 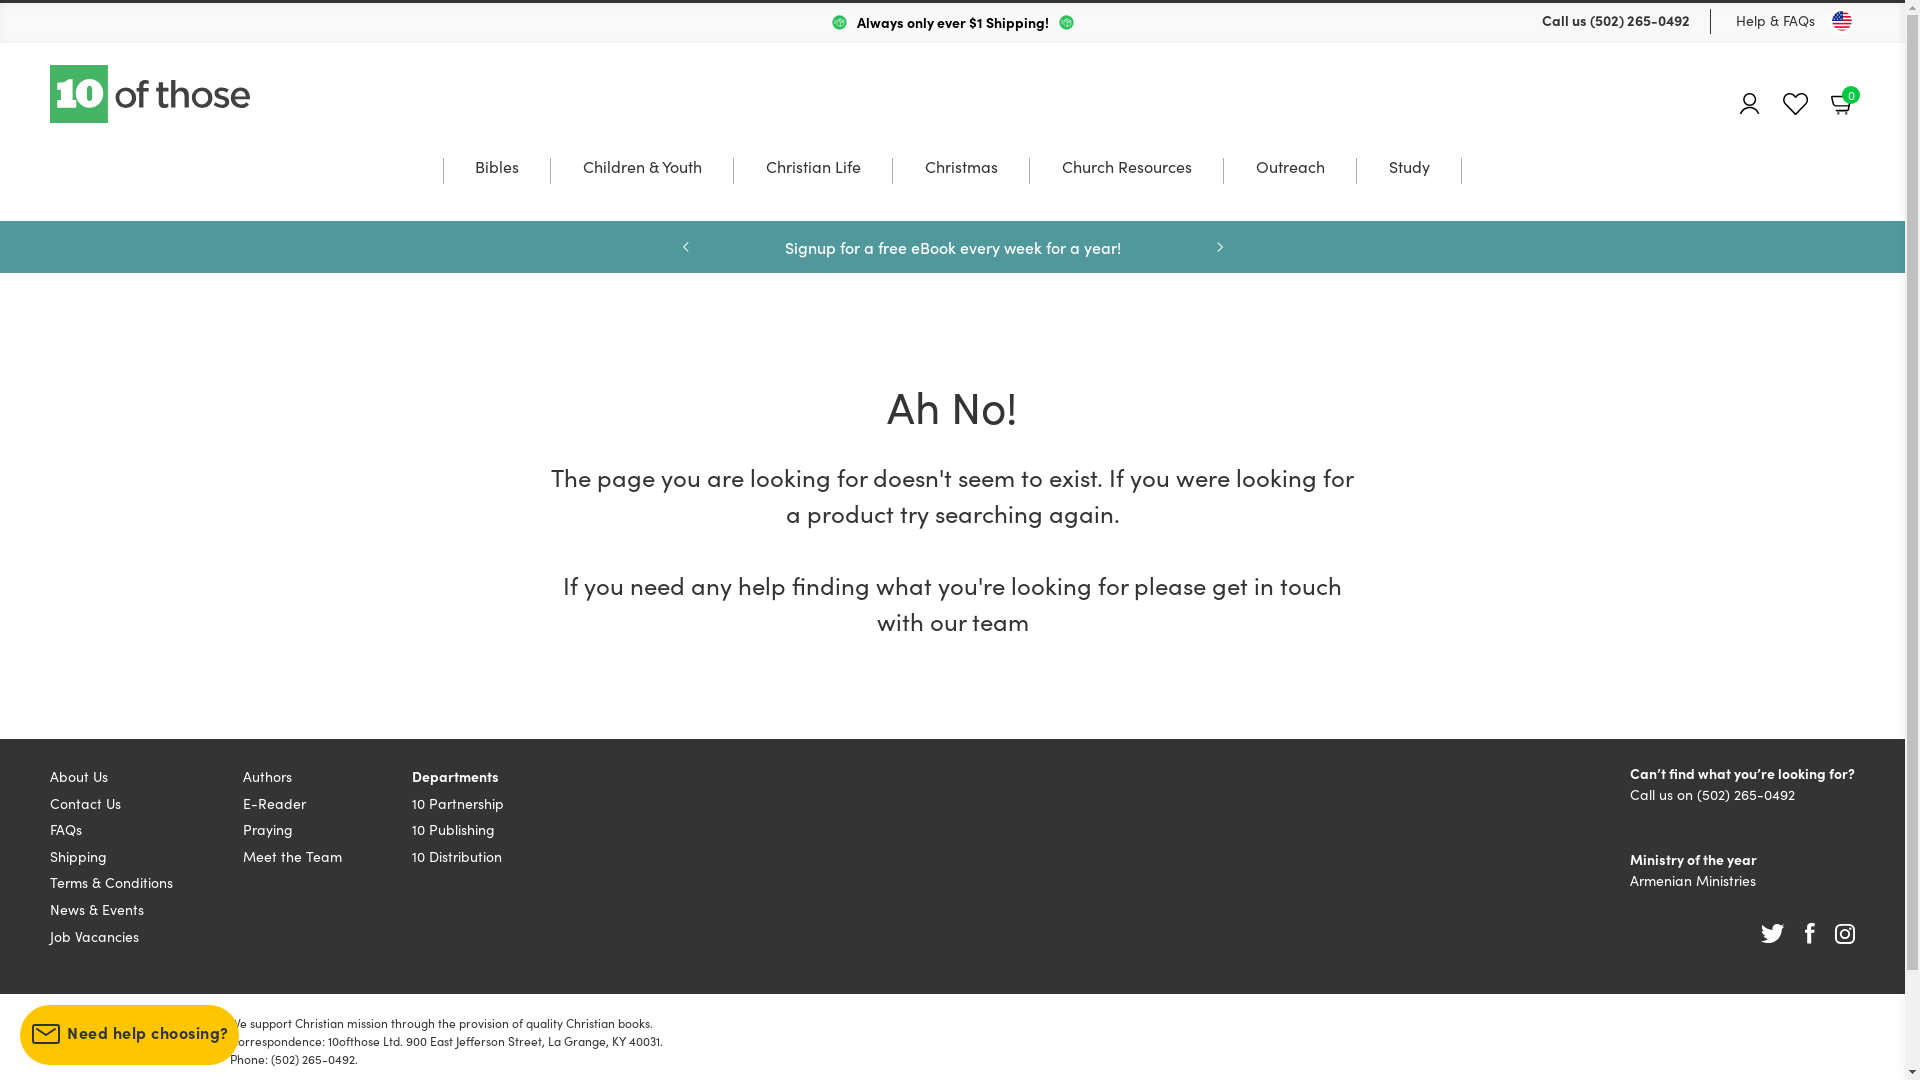 I want to click on 'E-Reader', so click(x=273, y=801).